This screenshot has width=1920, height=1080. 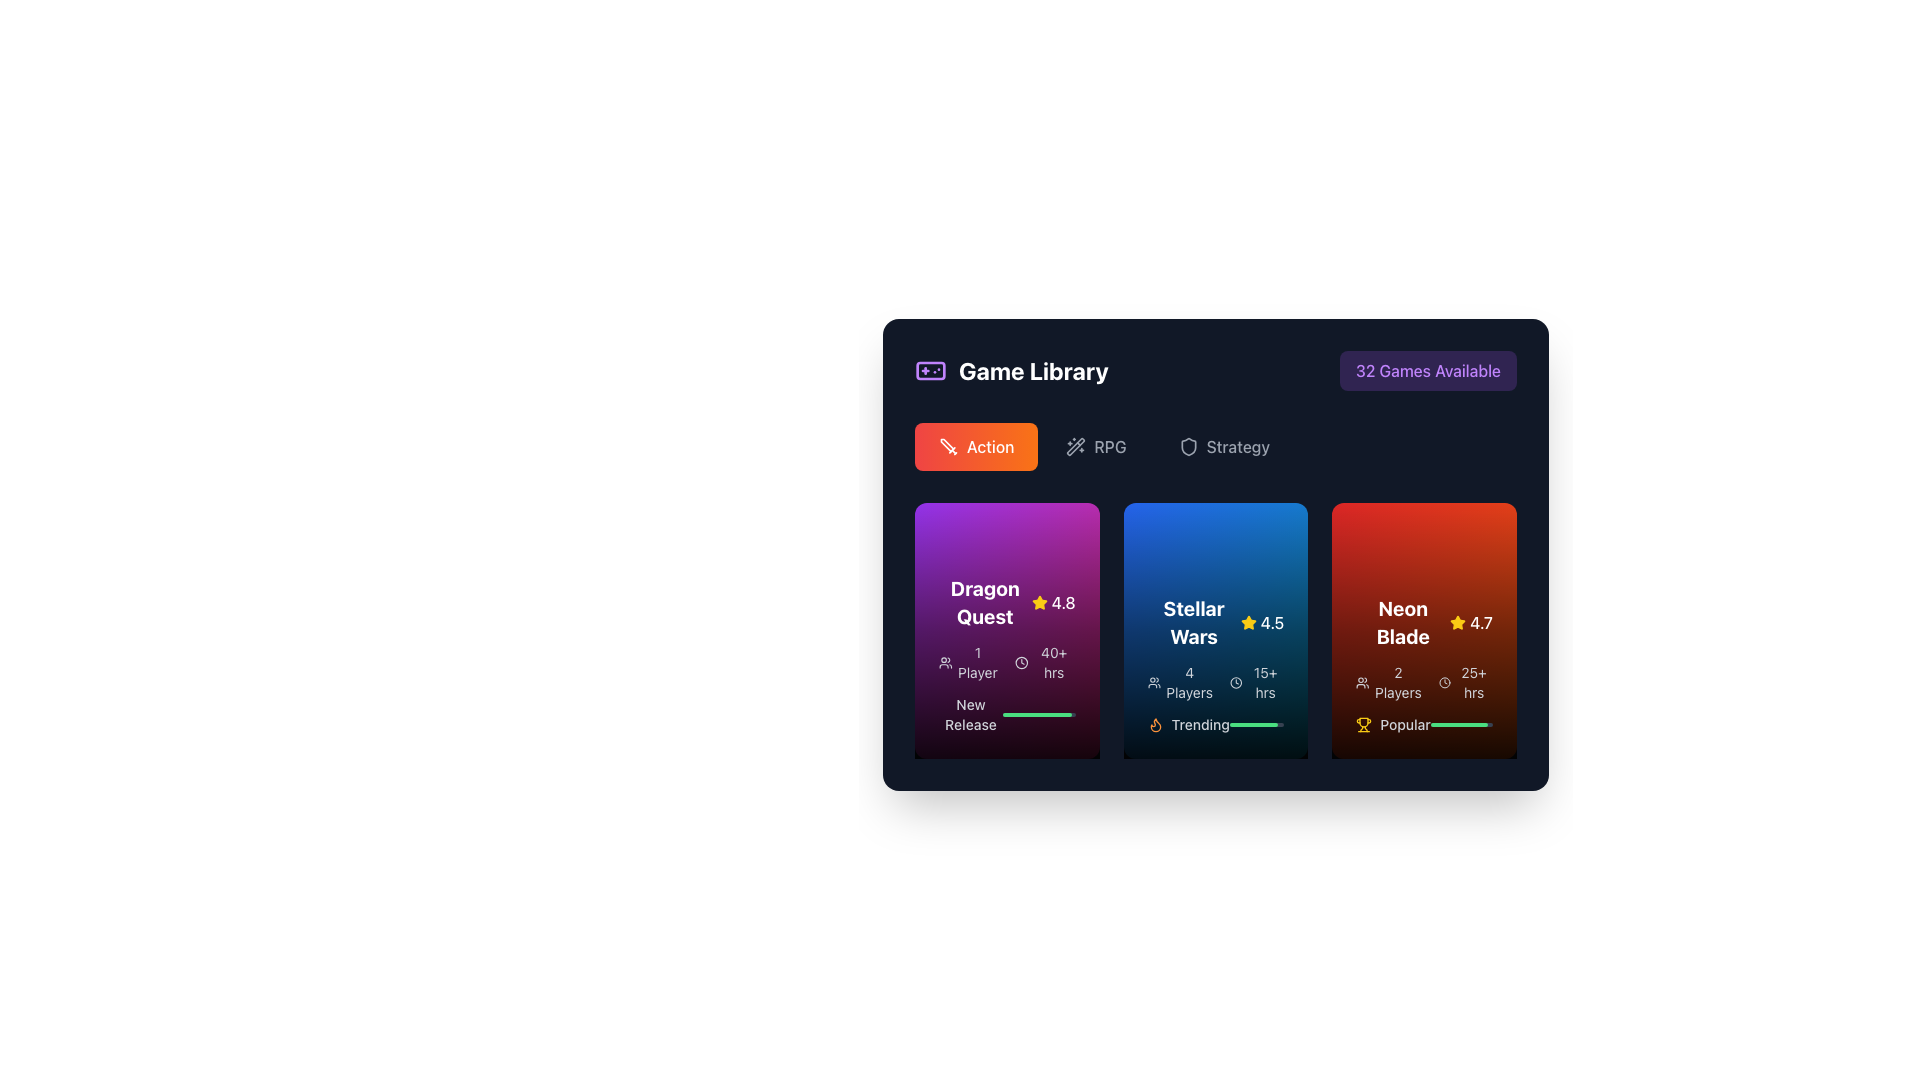 What do you see at coordinates (985, 601) in the screenshot?
I see `the 'Dragon Quest' text label, which is styled in bold and white color` at bounding box center [985, 601].